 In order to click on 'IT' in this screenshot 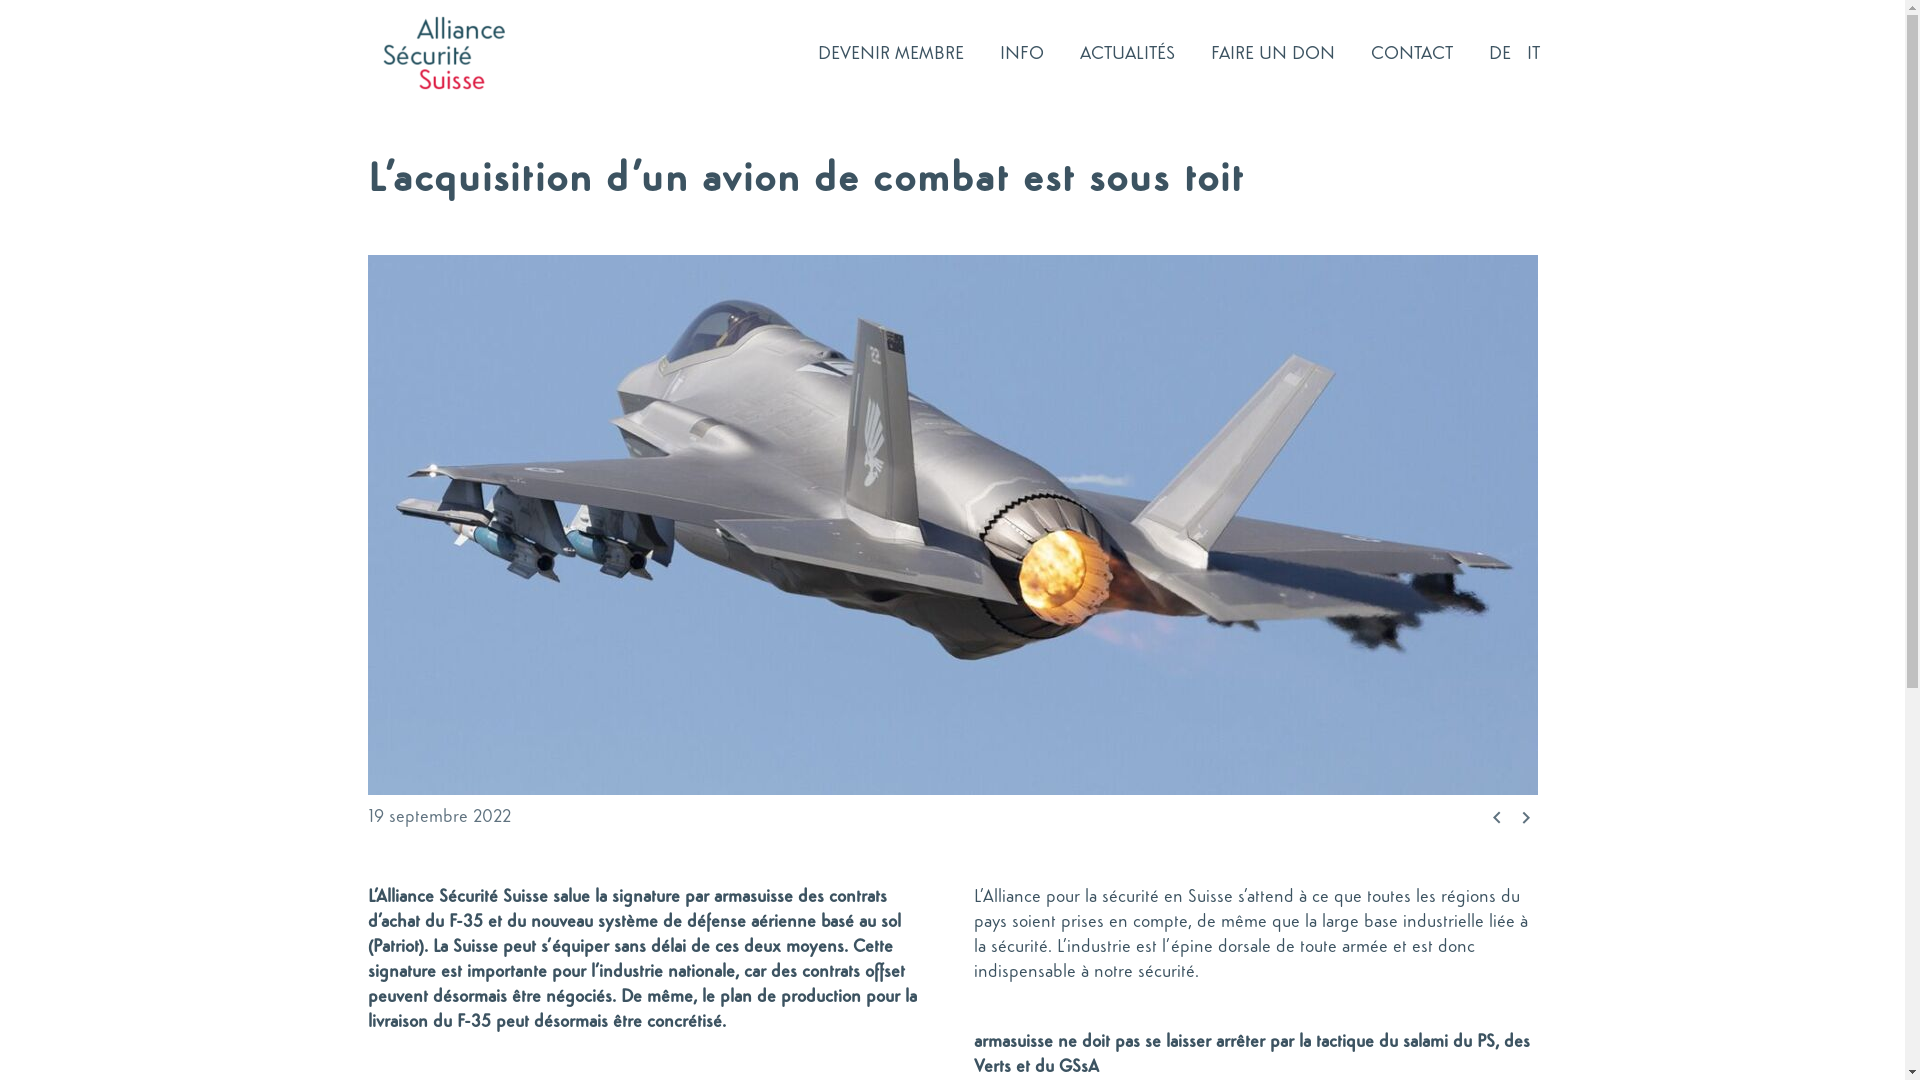, I will do `click(1532, 51)`.